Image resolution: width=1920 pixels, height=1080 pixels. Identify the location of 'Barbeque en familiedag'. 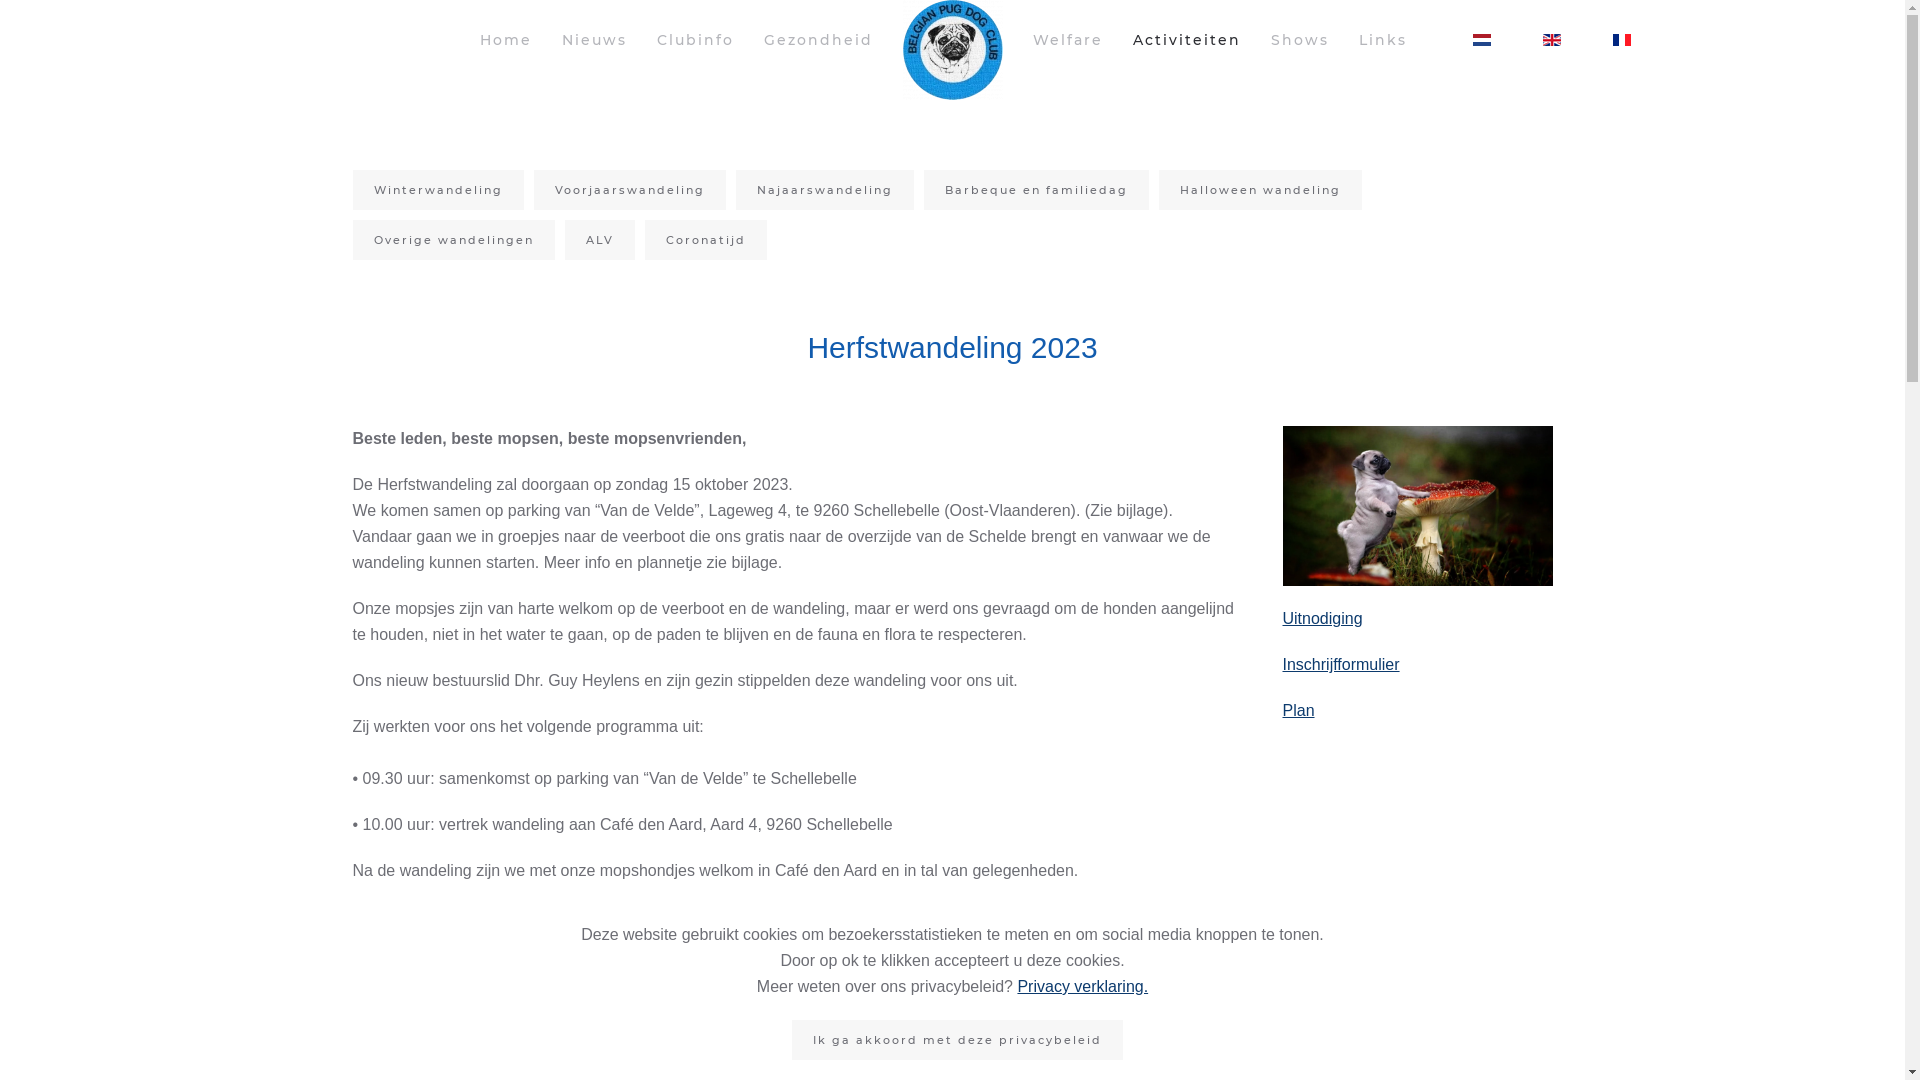
(1036, 189).